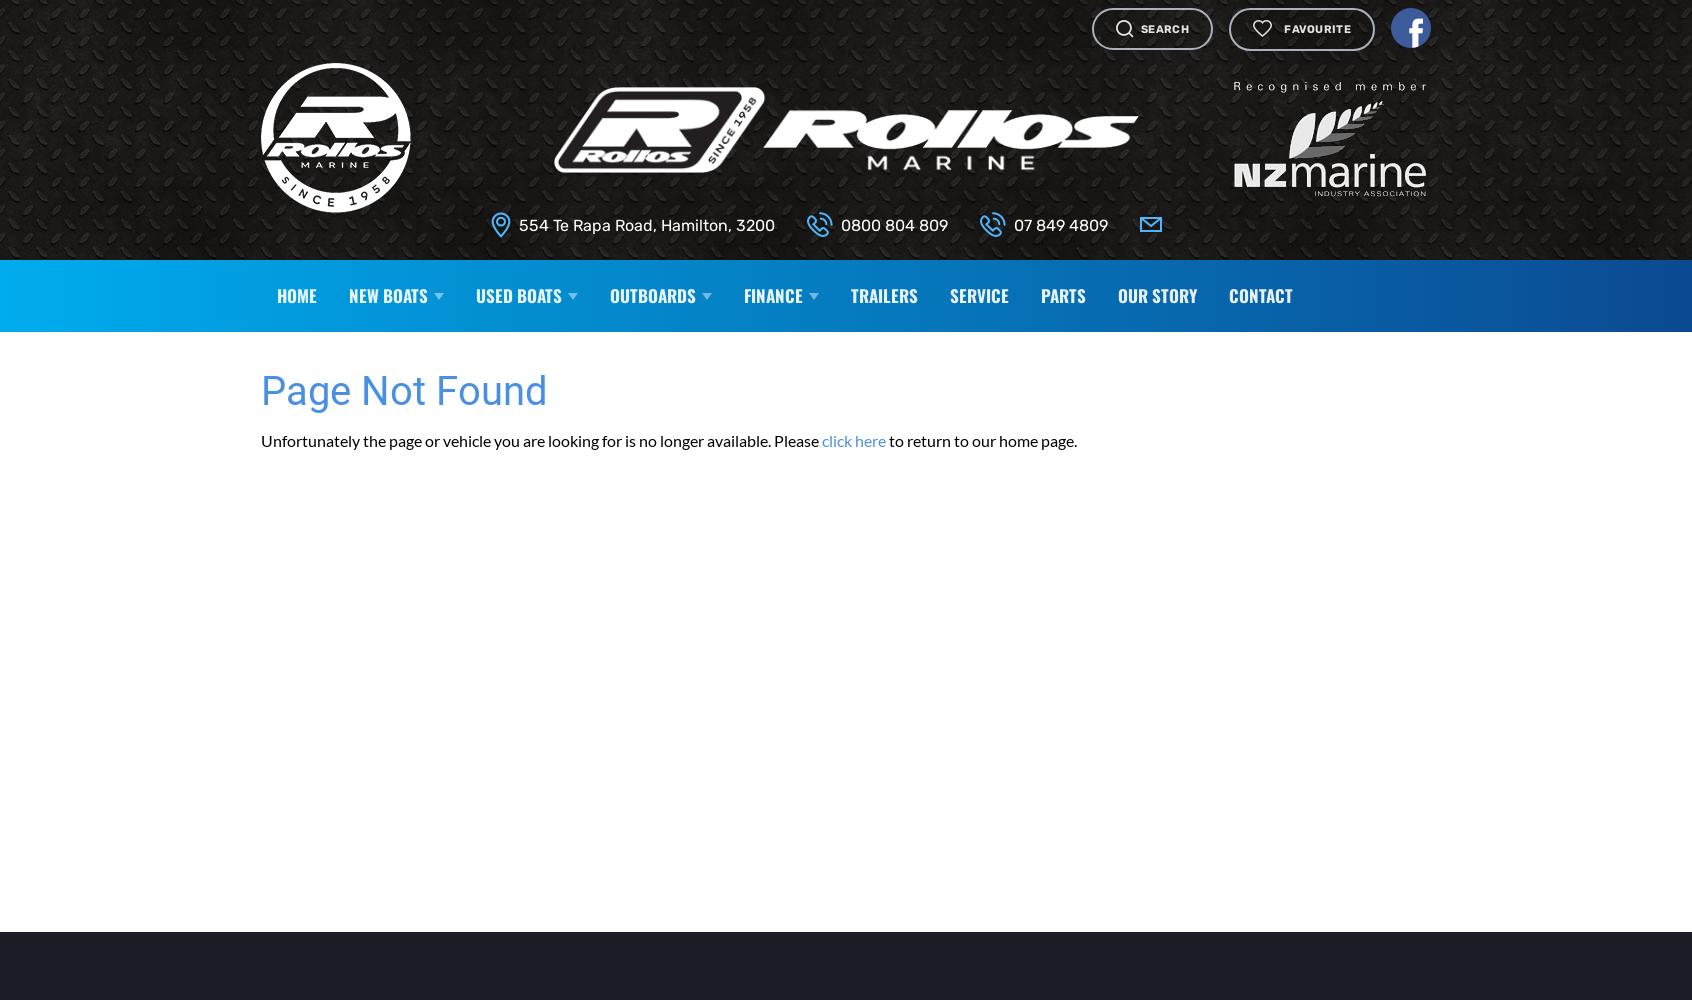 The height and width of the screenshot is (1000, 1692). I want to click on 'Parts', so click(1063, 294).